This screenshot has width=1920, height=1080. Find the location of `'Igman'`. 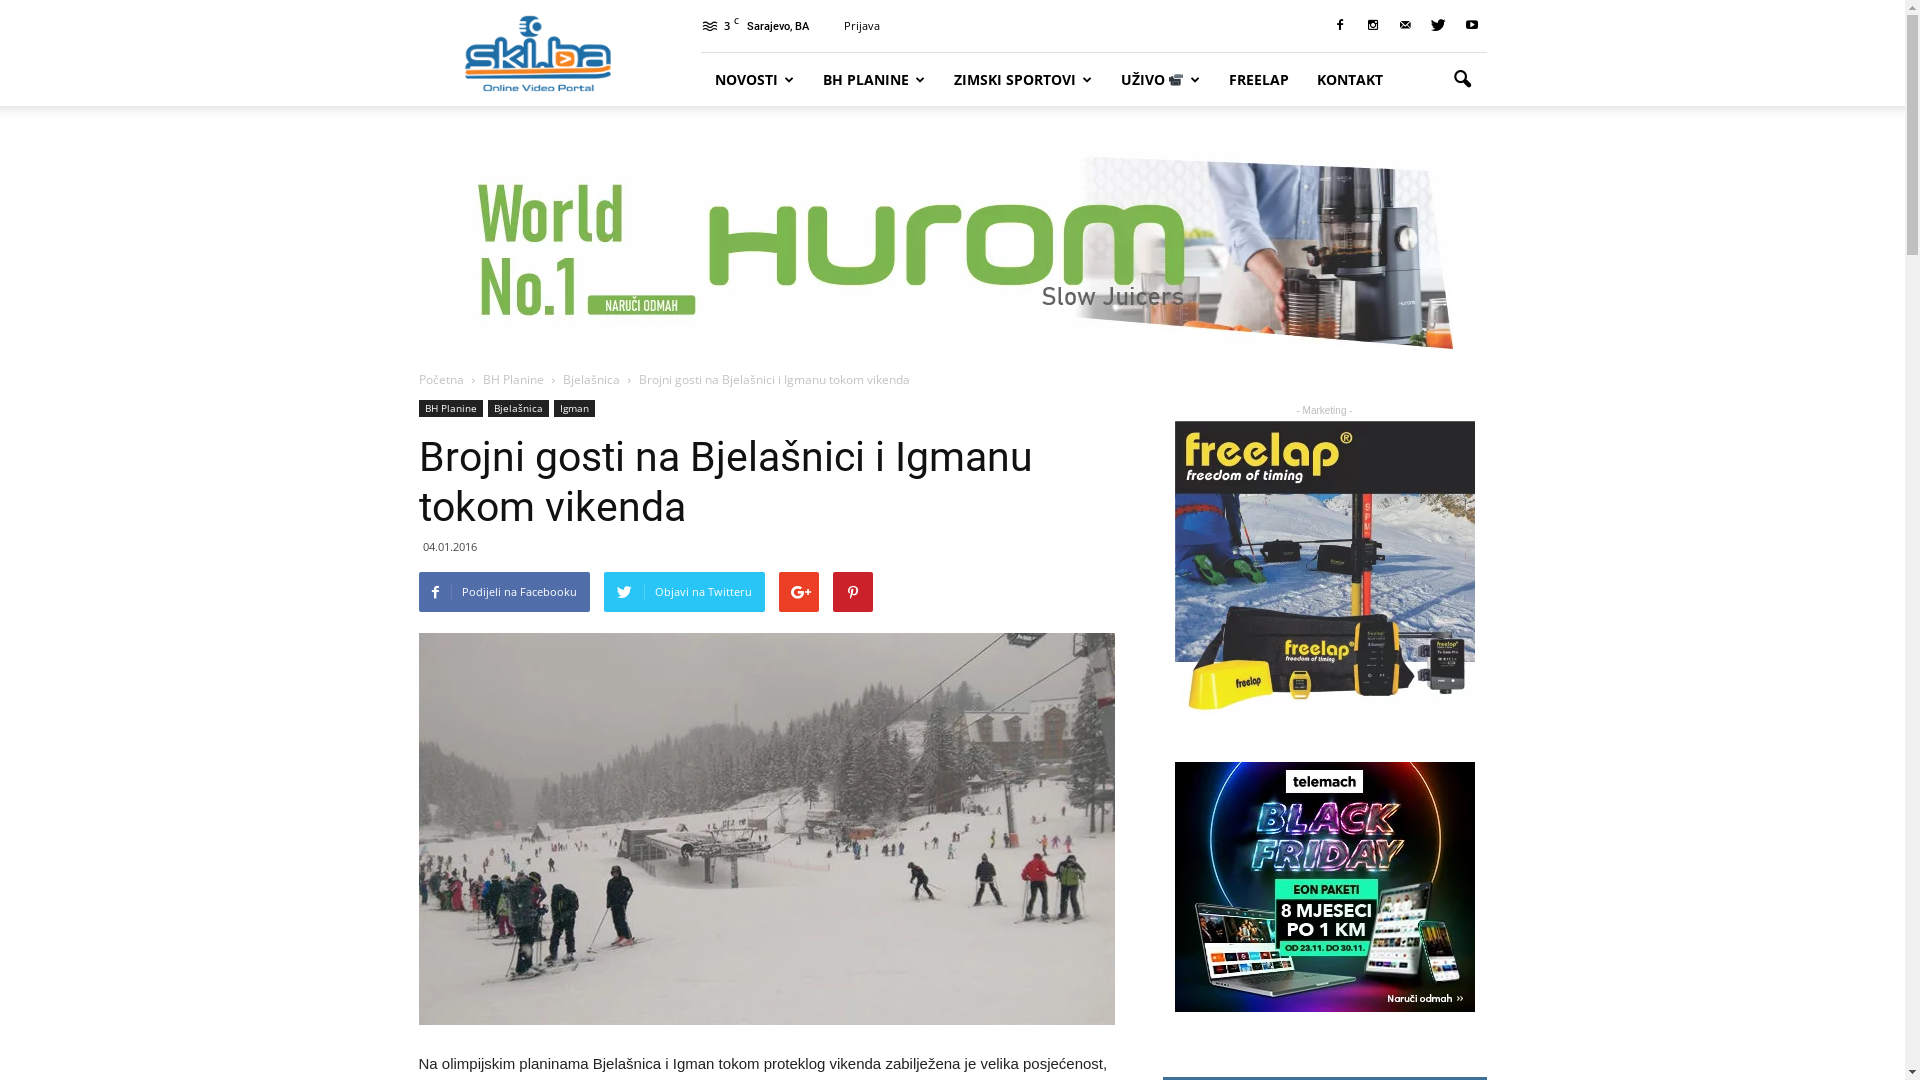

'Igman' is located at coordinates (553, 407).